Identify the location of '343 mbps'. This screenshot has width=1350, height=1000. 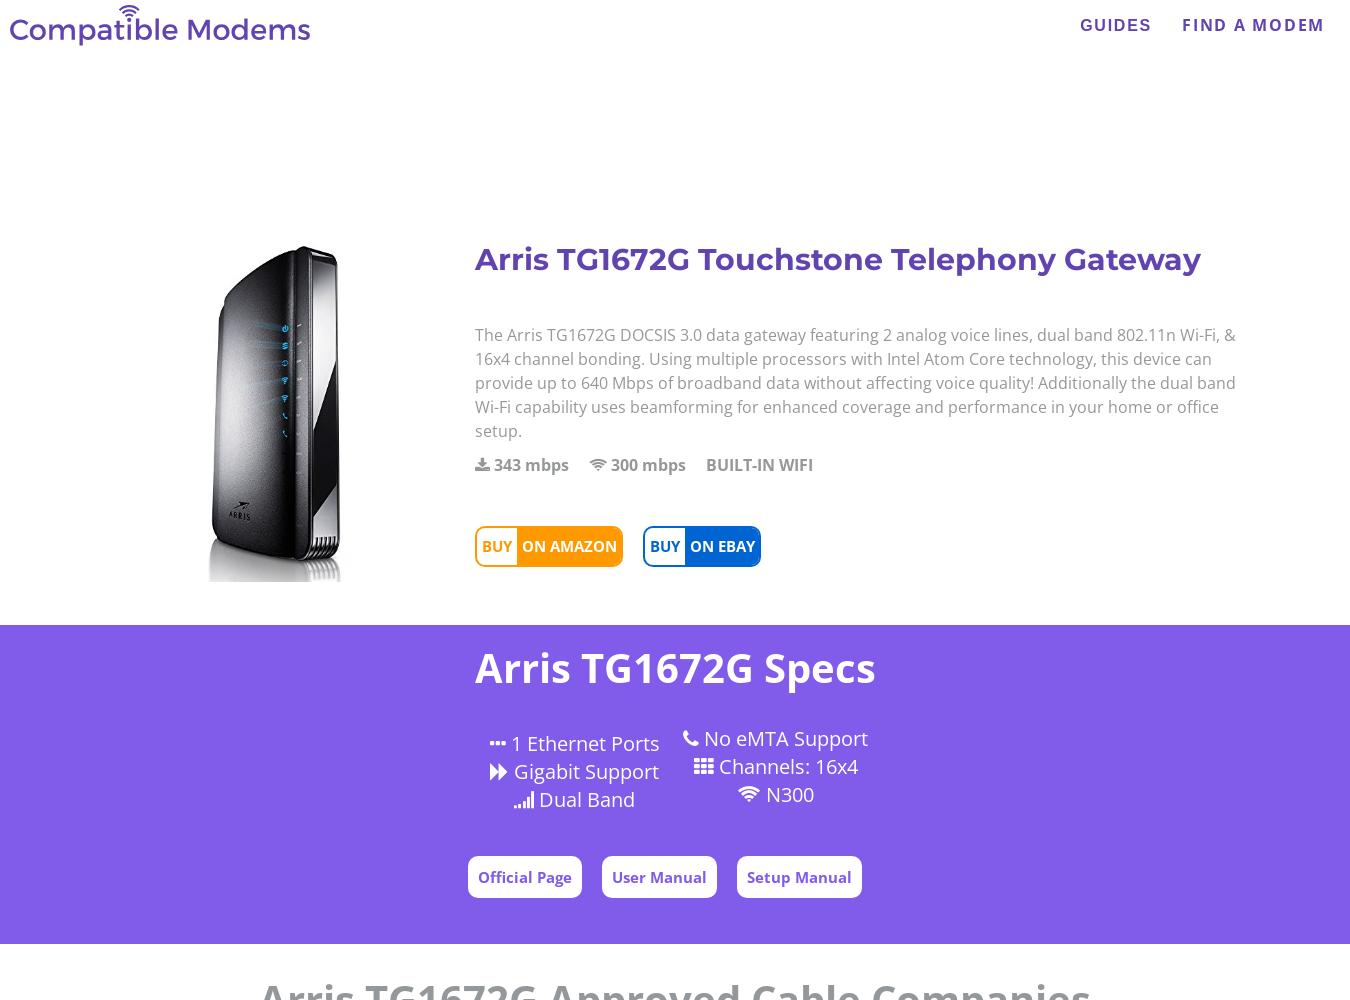
(530, 464).